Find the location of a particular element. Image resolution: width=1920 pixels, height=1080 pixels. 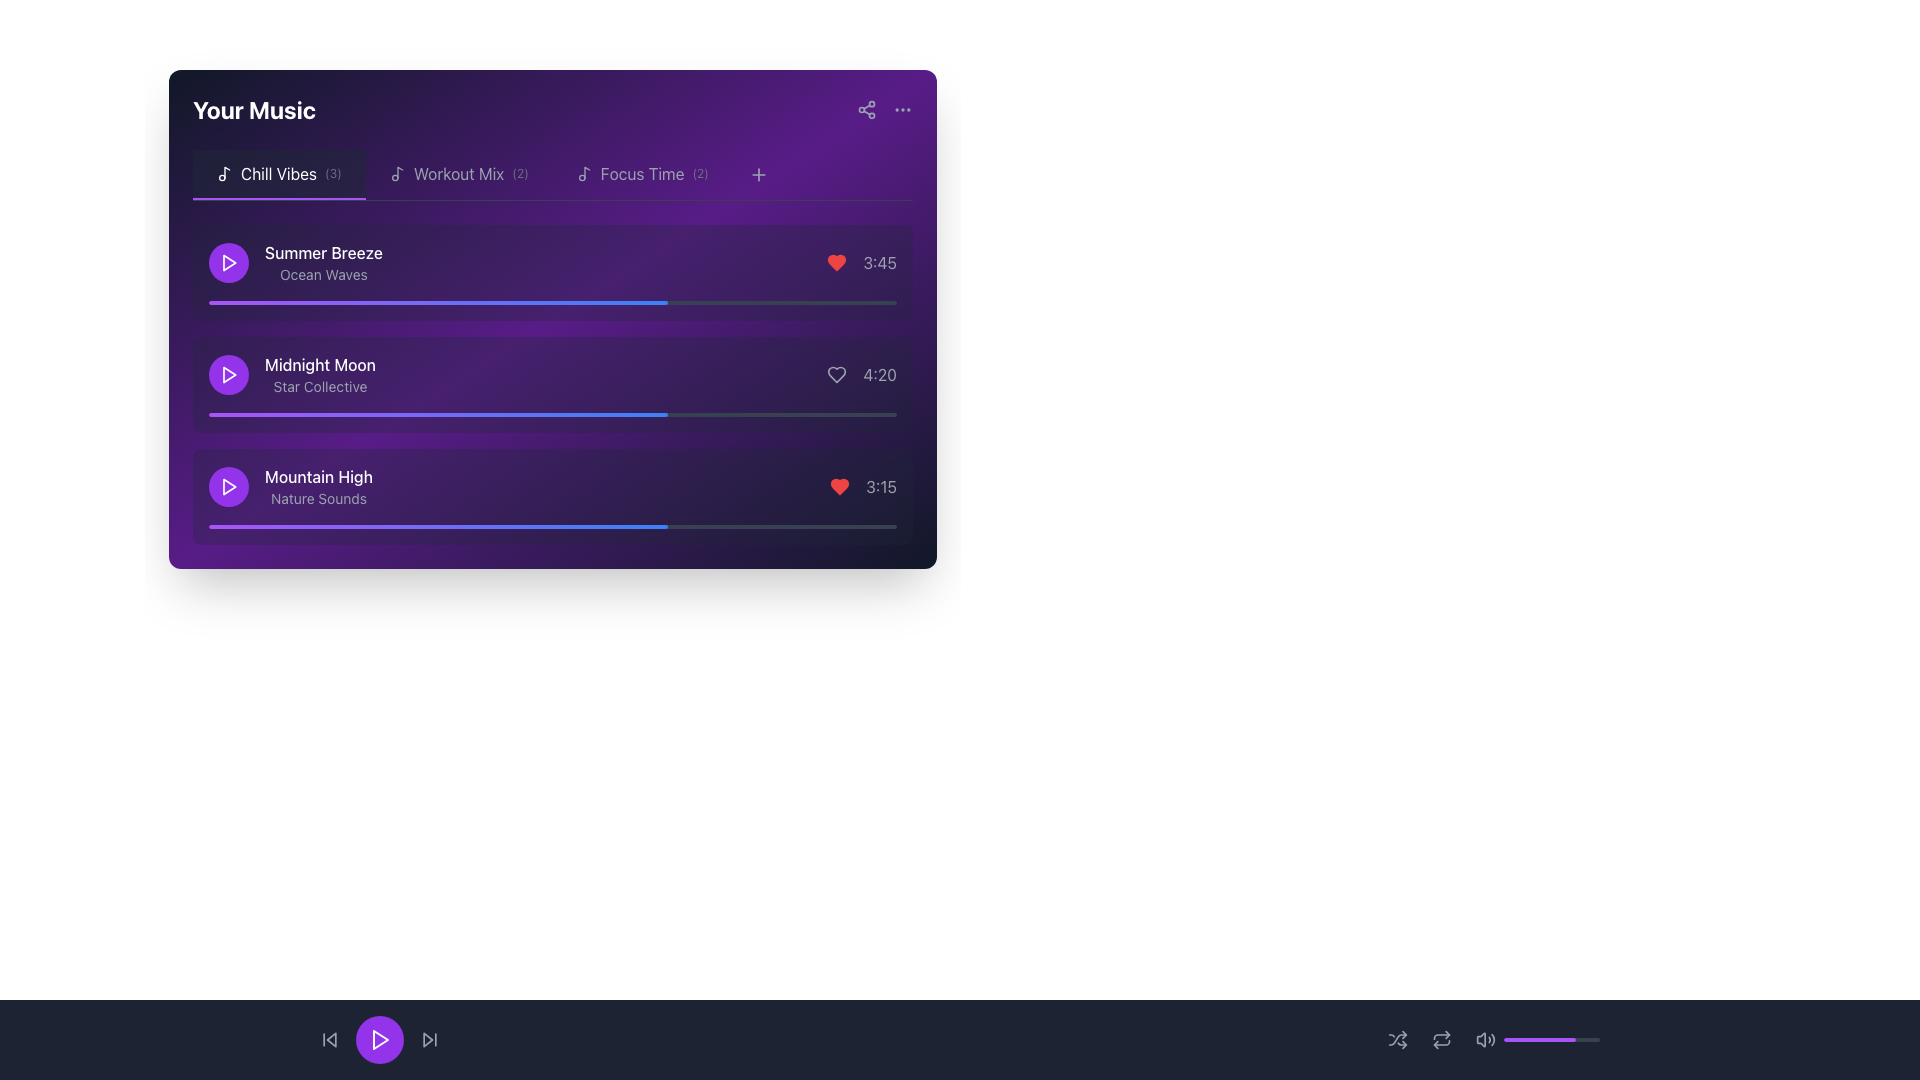

the progress indicator bar located at the bottom of the 'Mountain High' music item in the playlist interface, which visually indicates the portion of the currently playing song that has been completed is located at coordinates (437, 526).